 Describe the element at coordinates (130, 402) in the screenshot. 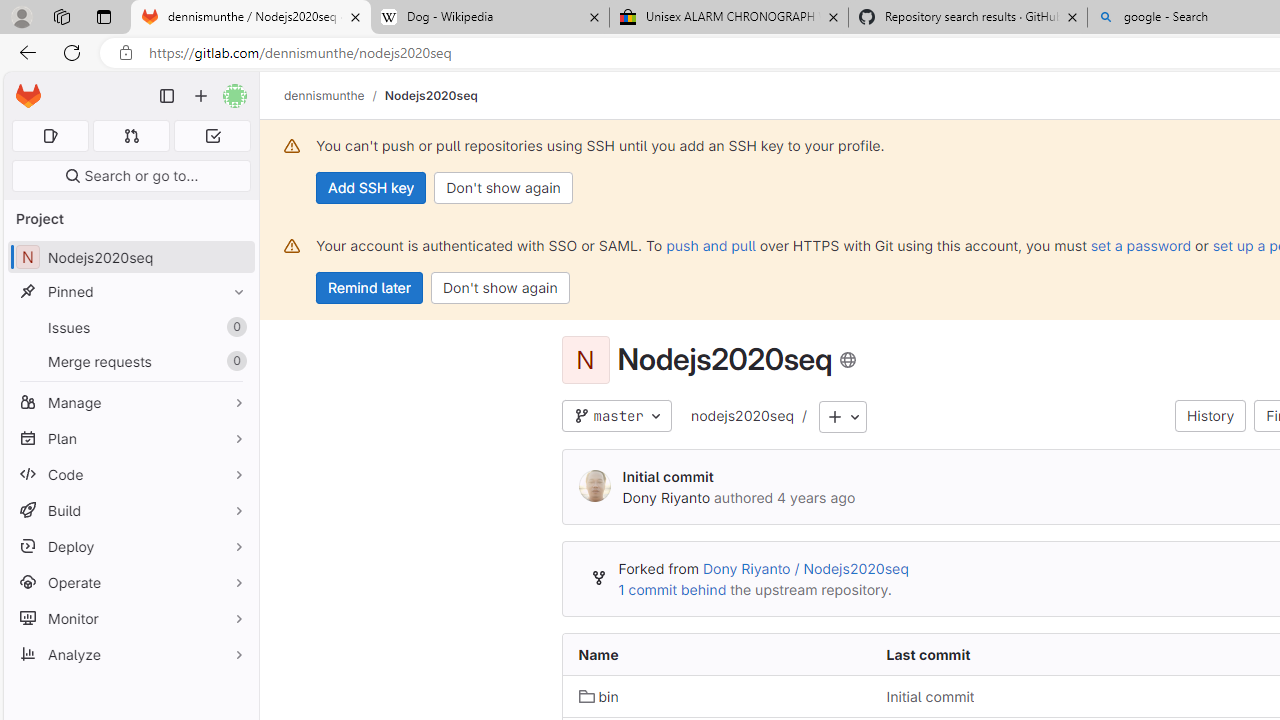

I see `'Manage'` at that location.